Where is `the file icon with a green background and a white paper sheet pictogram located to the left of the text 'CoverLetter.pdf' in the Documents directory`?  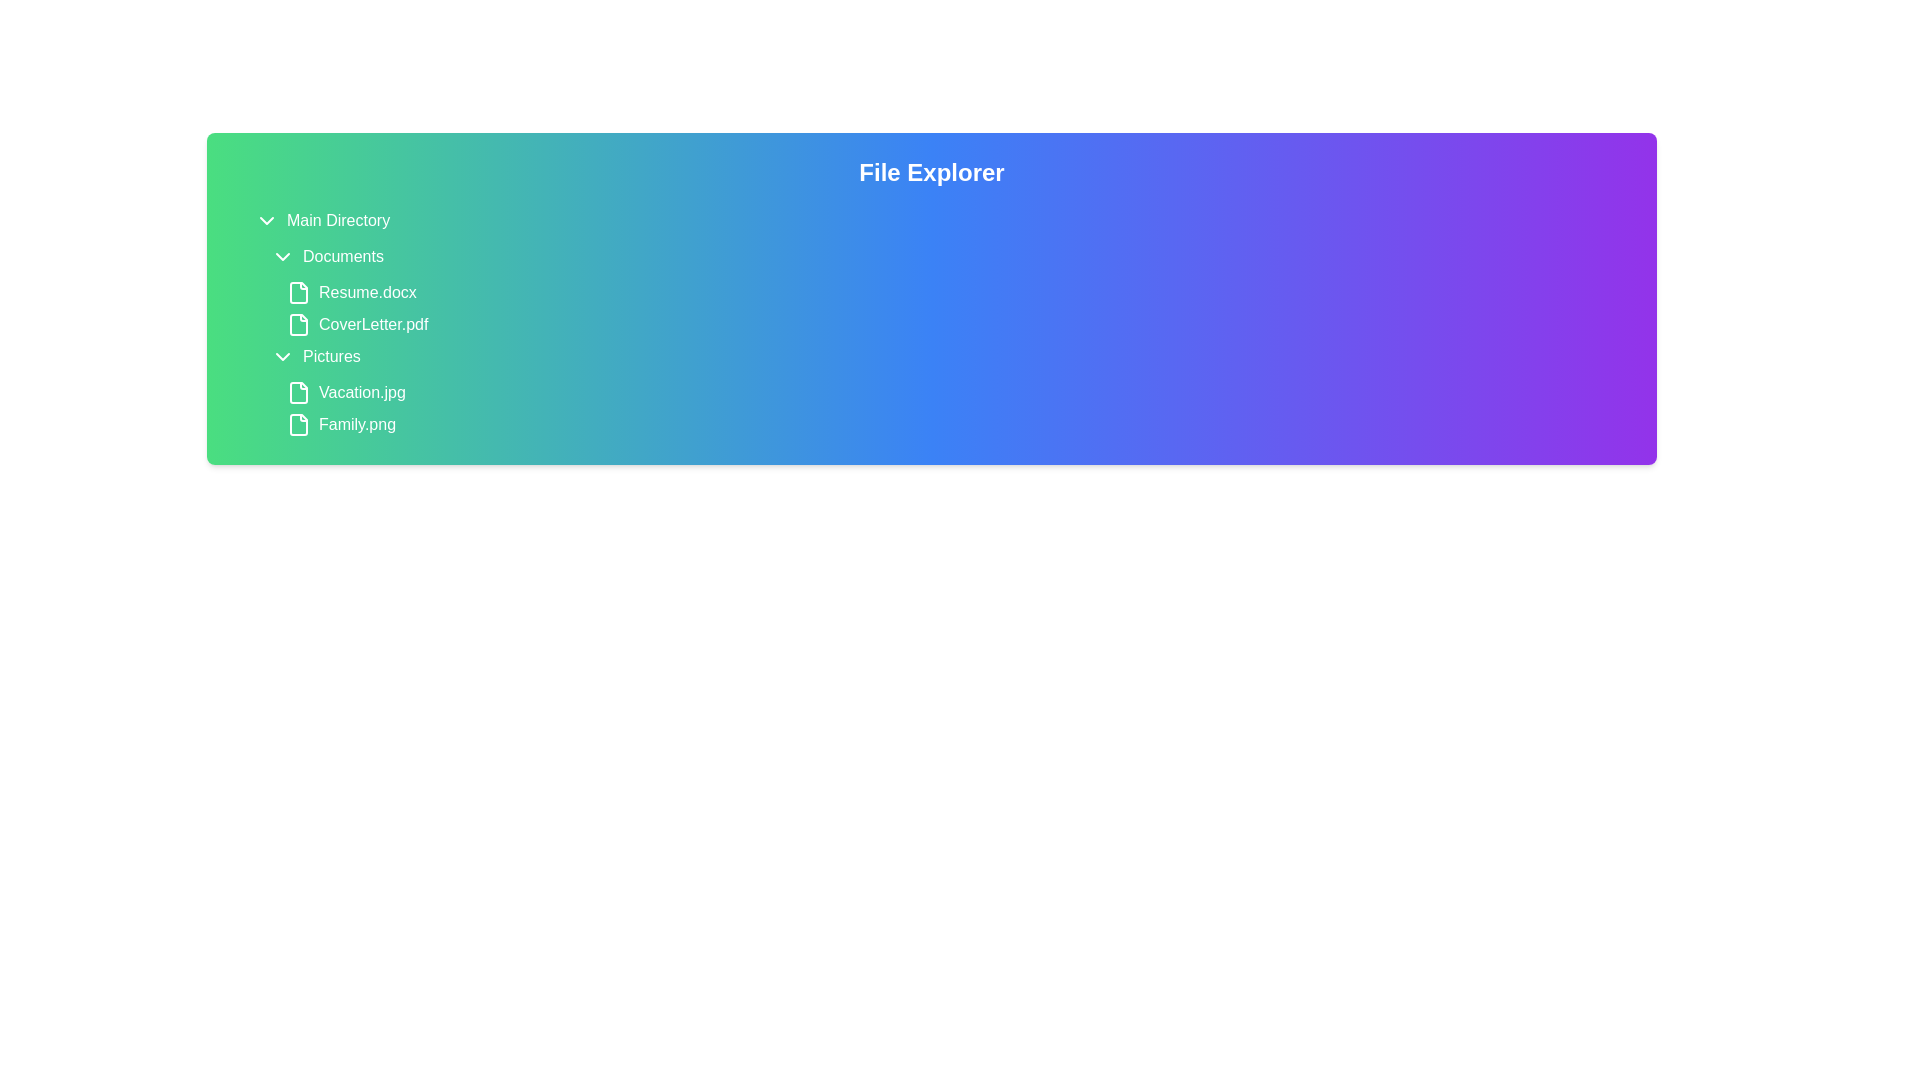 the file icon with a green background and a white paper sheet pictogram located to the left of the text 'CoverLetter.pdf' in the Documents directory is located at coordinates (297, 323).